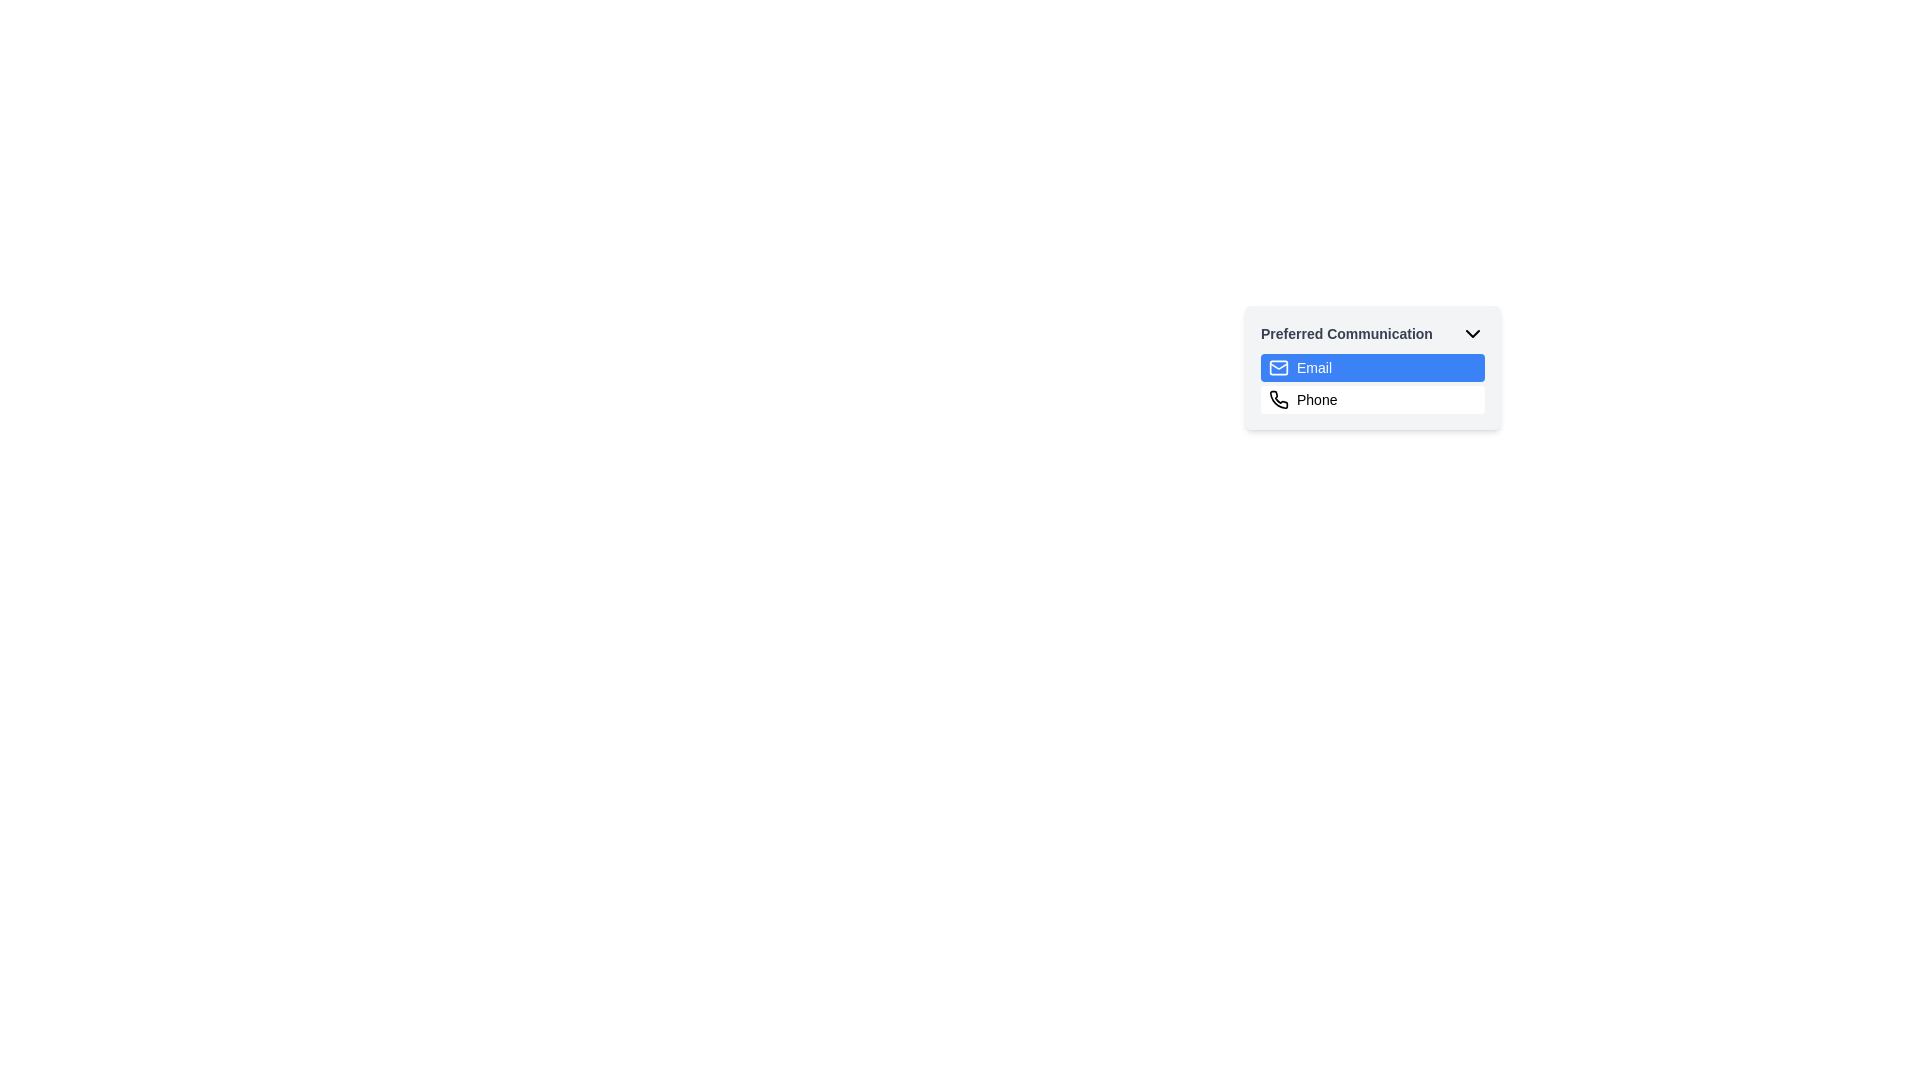 The image size is (1920, 1080). I want to click on the 'Phone' icon located in the dropdown menu under 'Preferred Communication', so click(1277, 400).